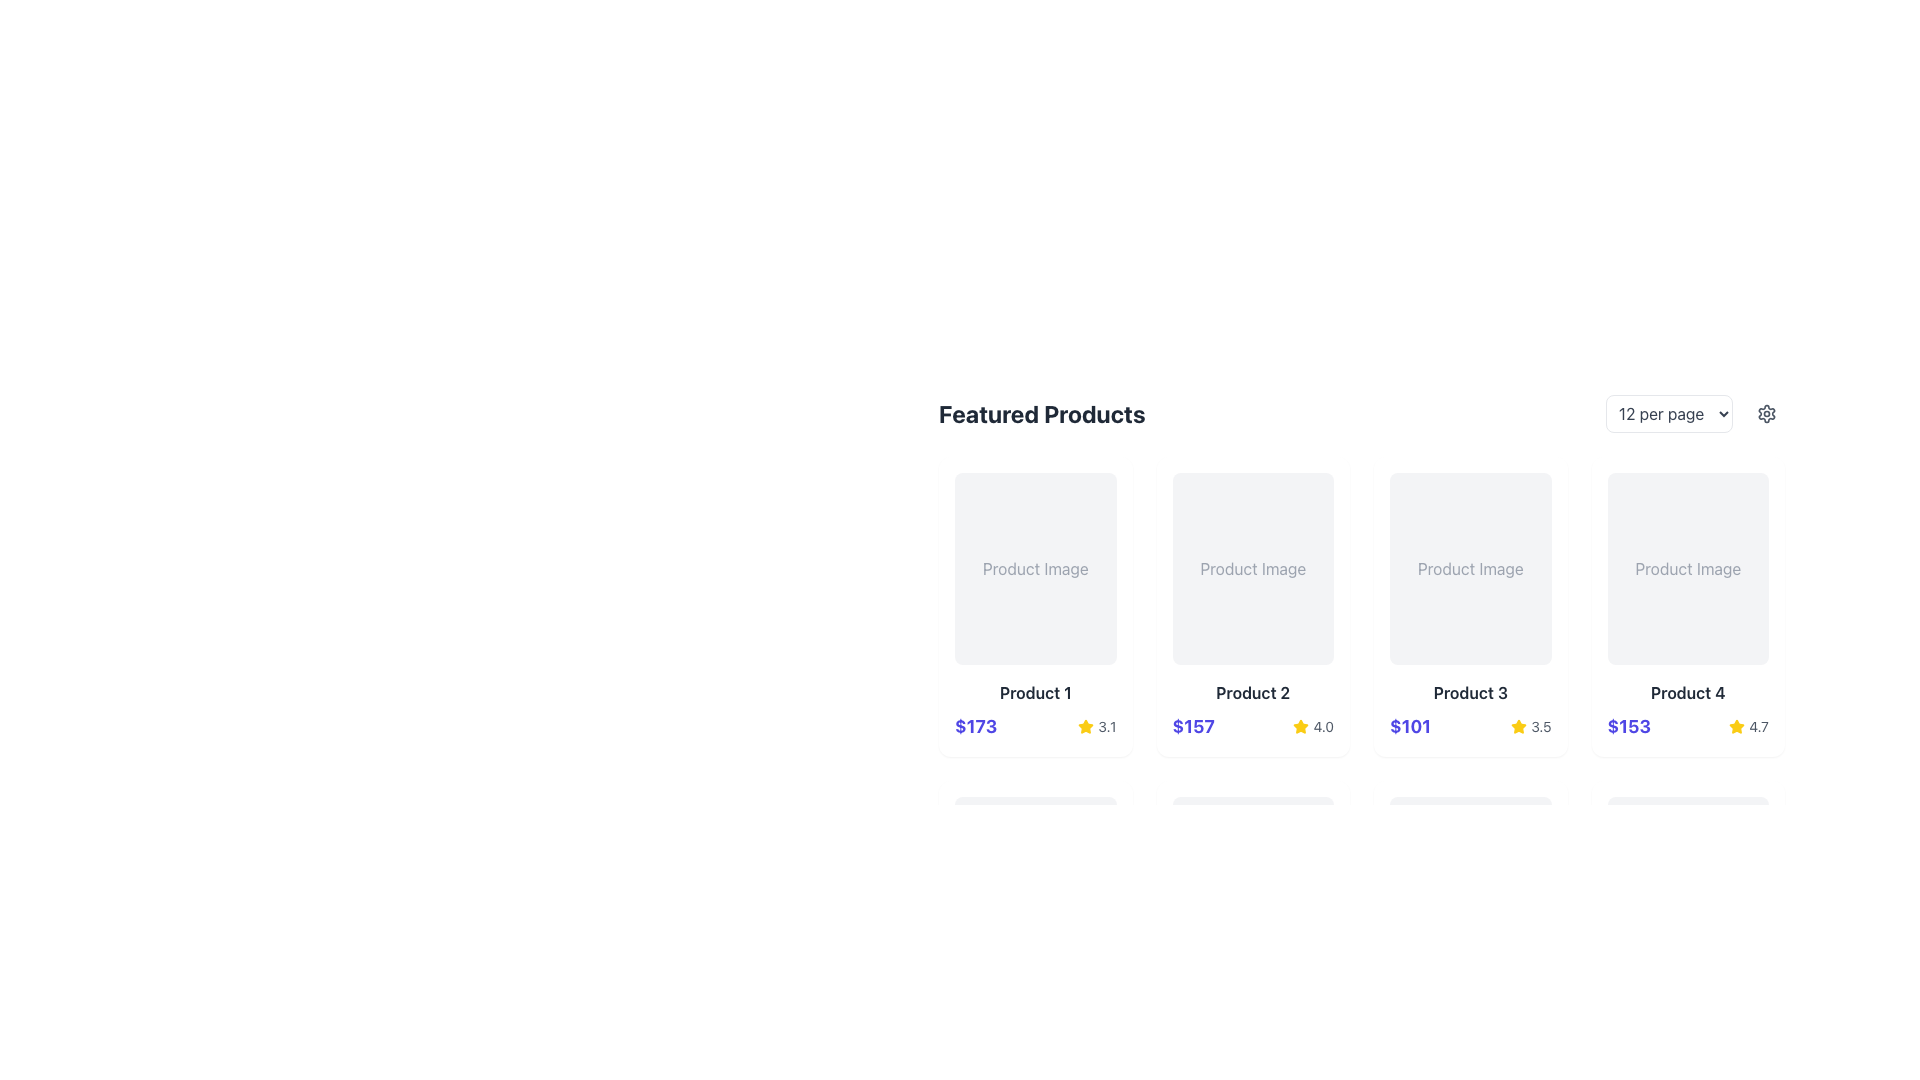 The width and height of the screenshot is (1920, 1080). I want to click on the image placeholder at the top of the rightmost card in the product list, which displays 'Product Image' in a light gray rectangular area, so click(1687, 569).